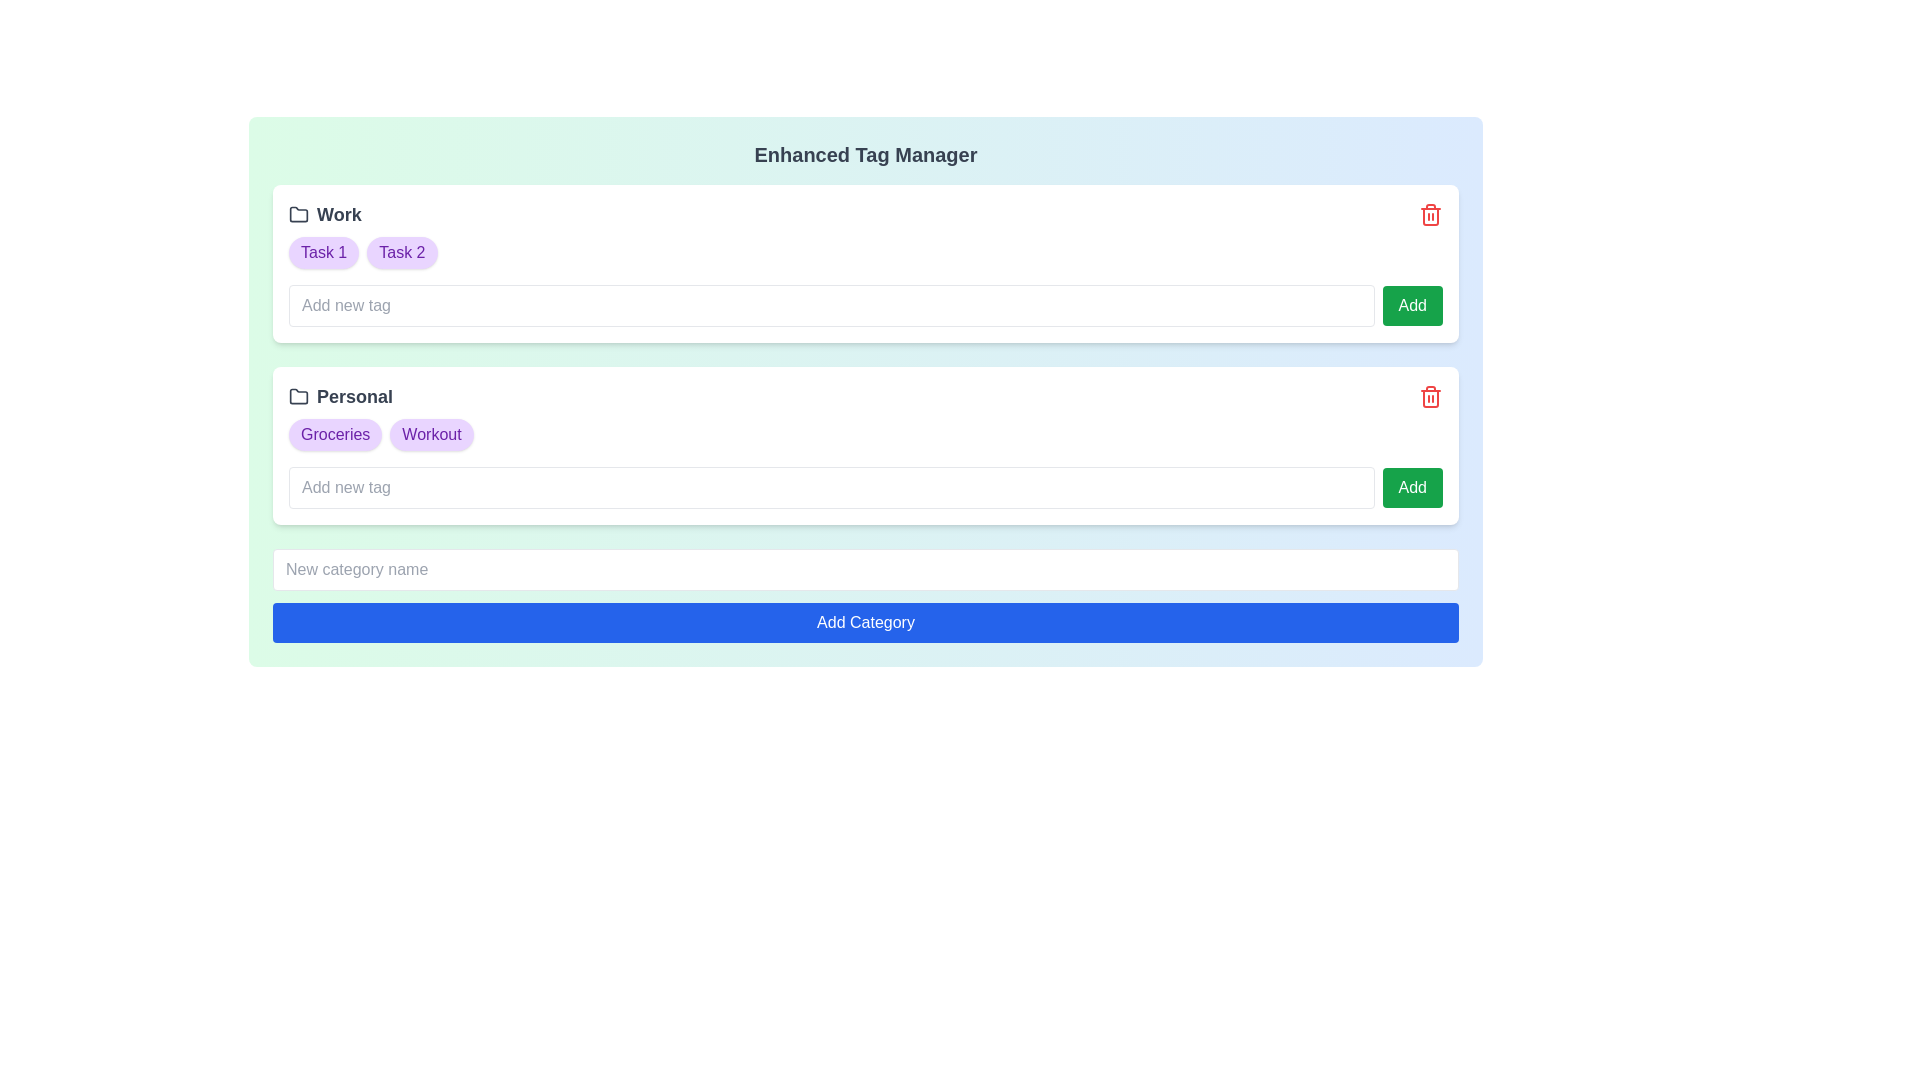 This screenshot has width=1920, height=1080. What do you see at coordinates (297, 215) in the screenshot?
I see `the folder icon located to the left of the text 'Work' in the Work section header` at bounding box center [297, 215].